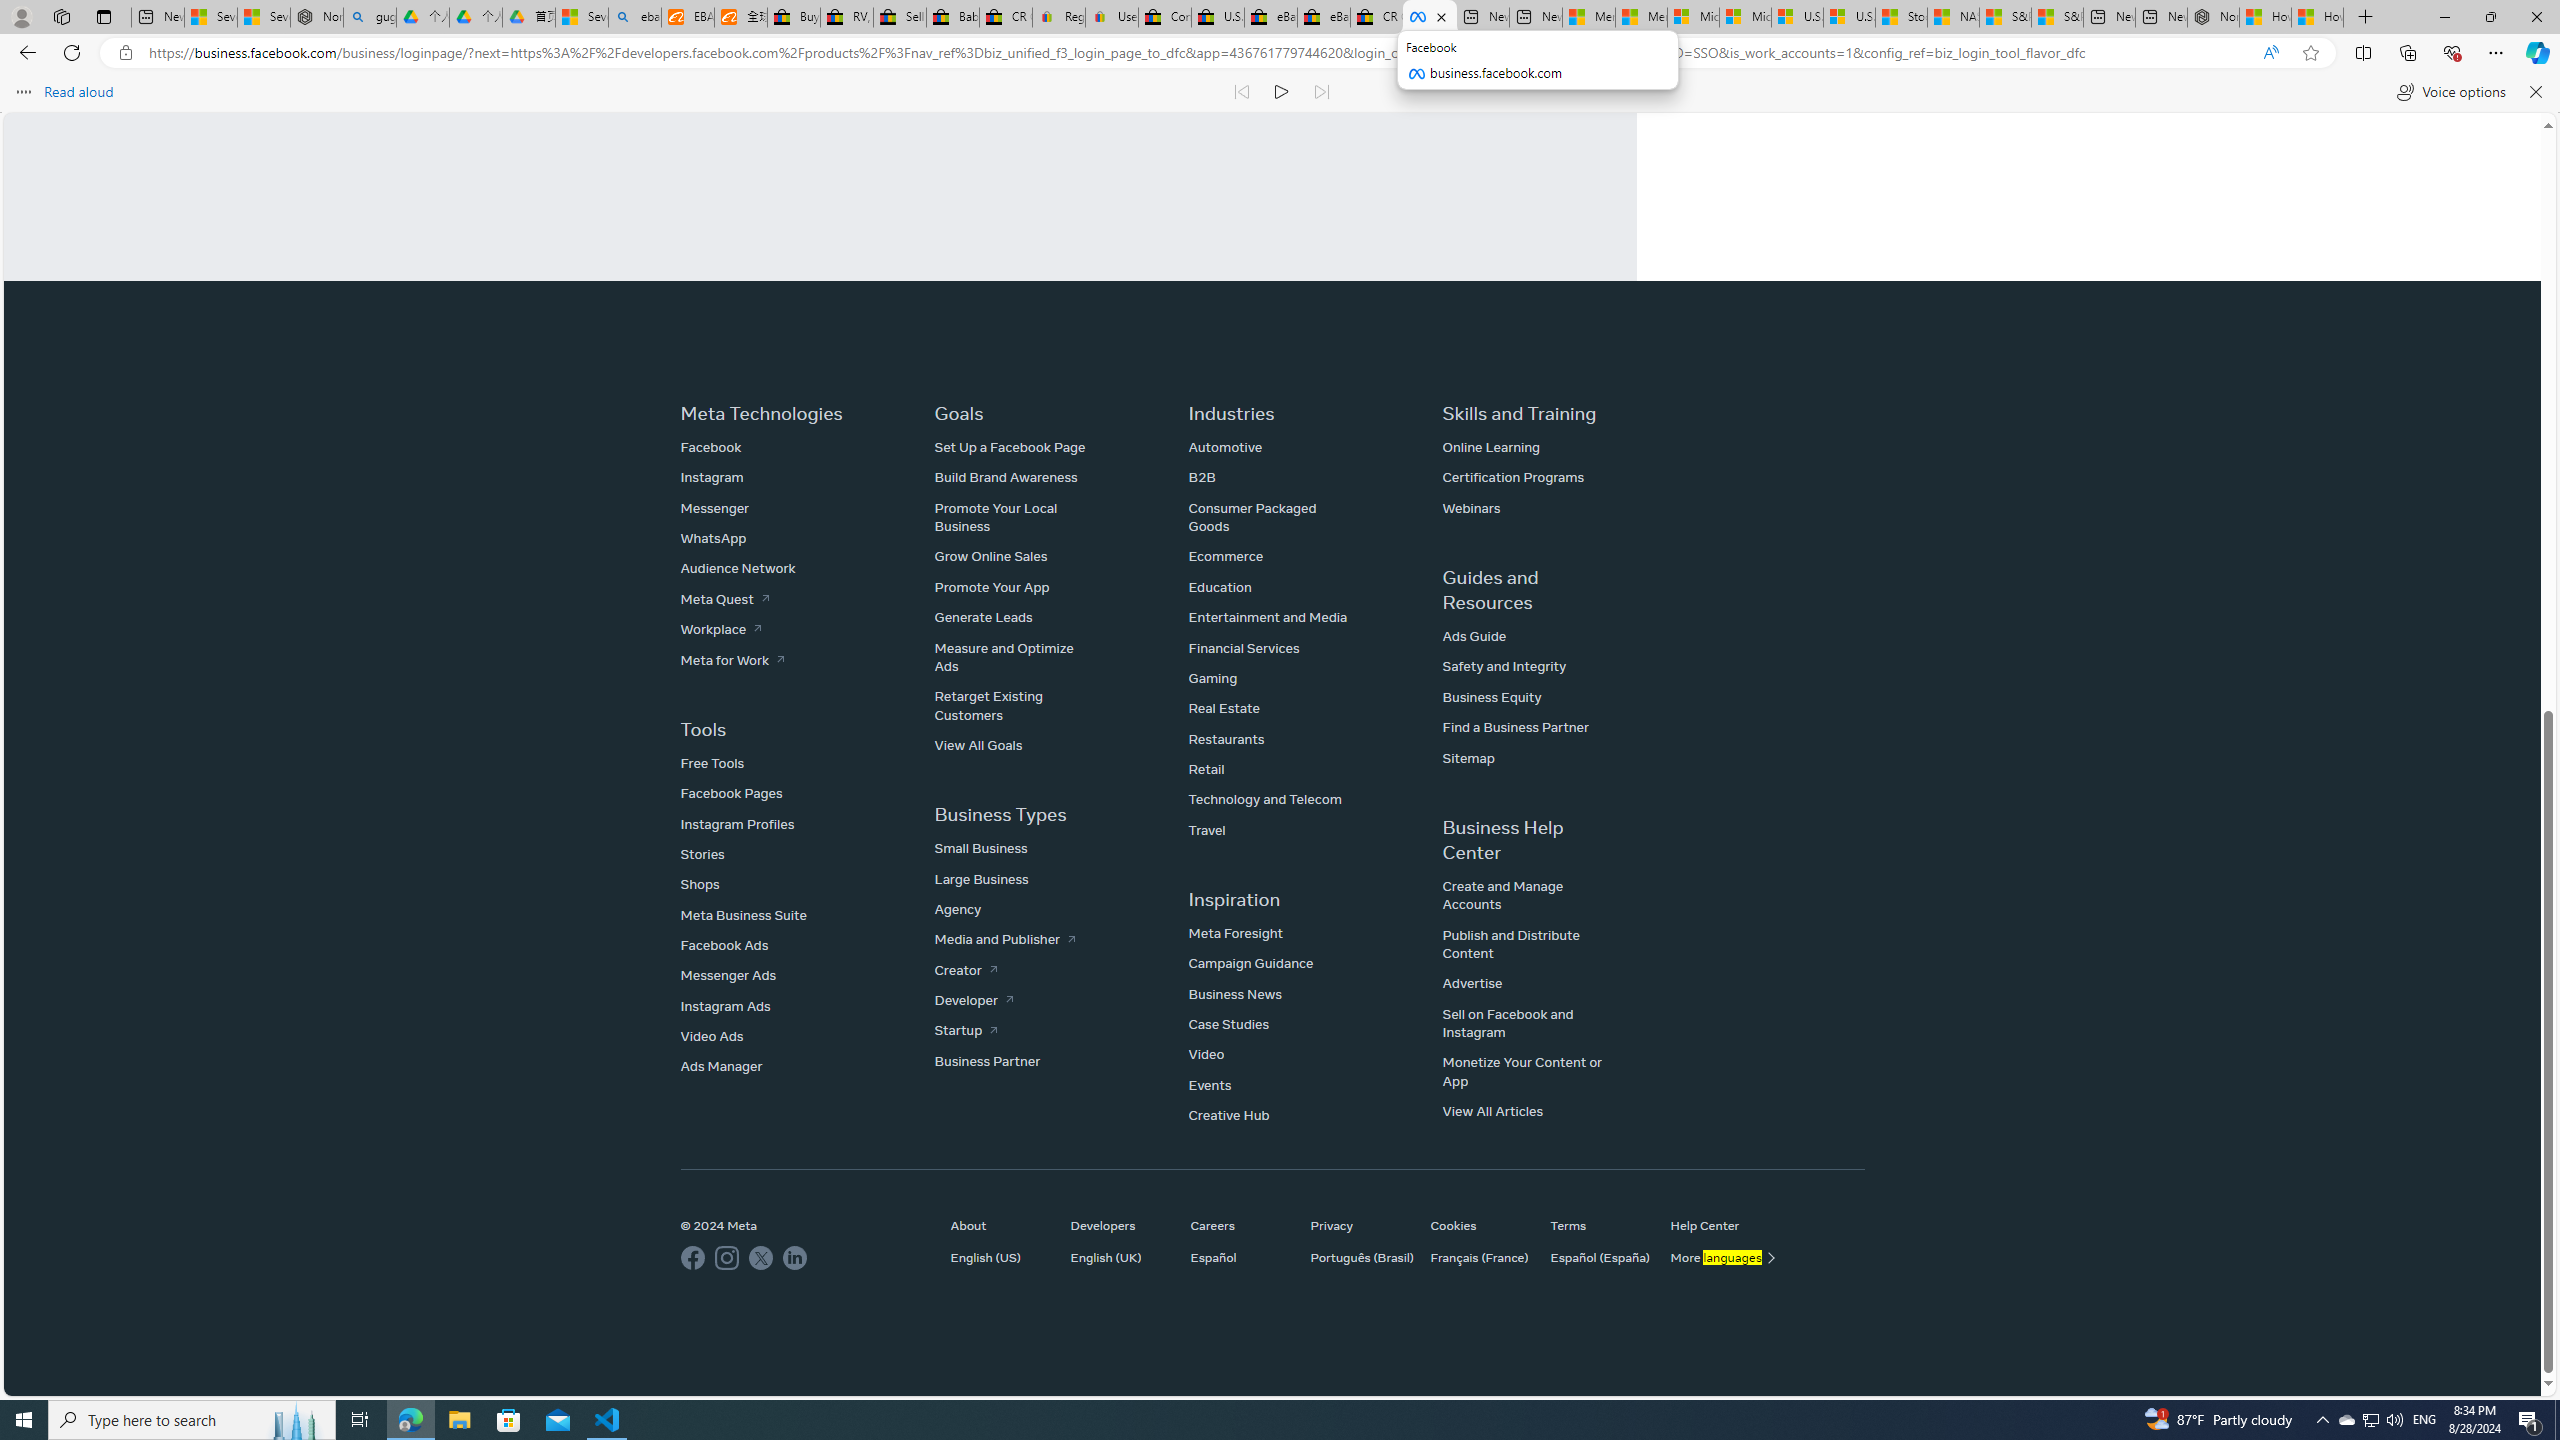 The height and width of the screenshot is (1440, 2560). Describe the element at coordinates (723, 945) in the screenshot. I see `'Facebook Ads'` at that location.